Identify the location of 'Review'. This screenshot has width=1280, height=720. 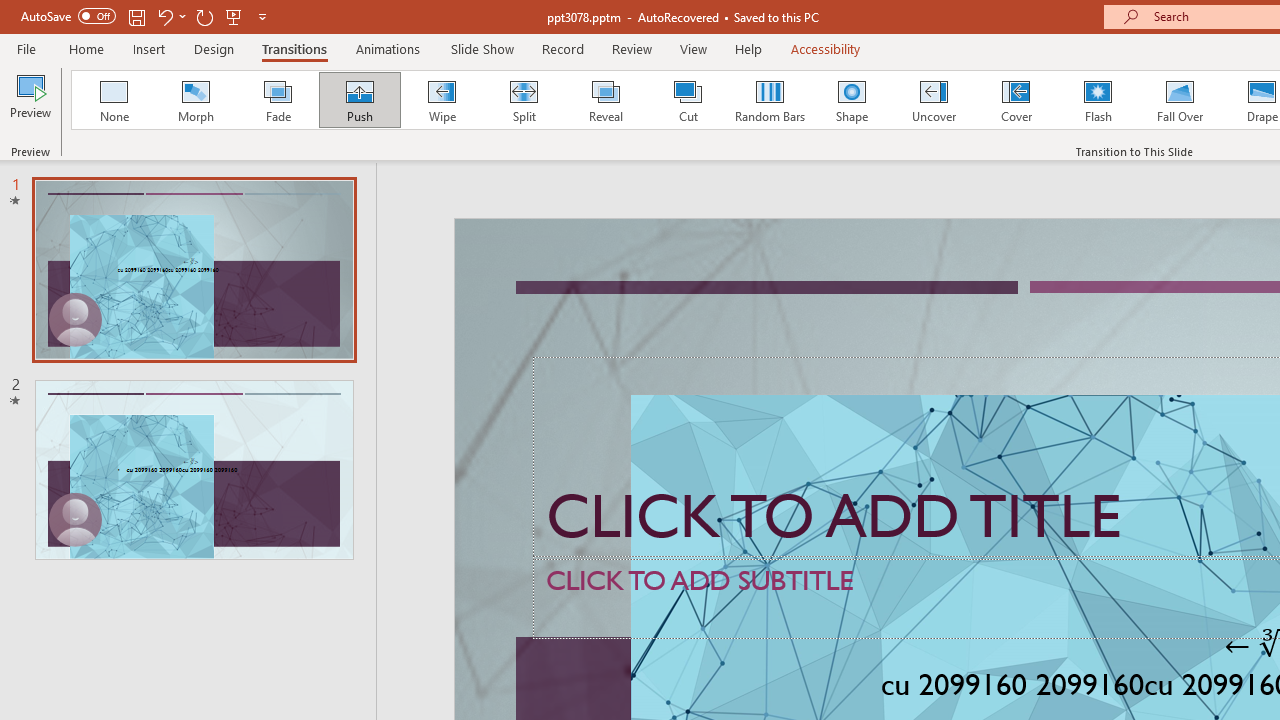
(630, 48).